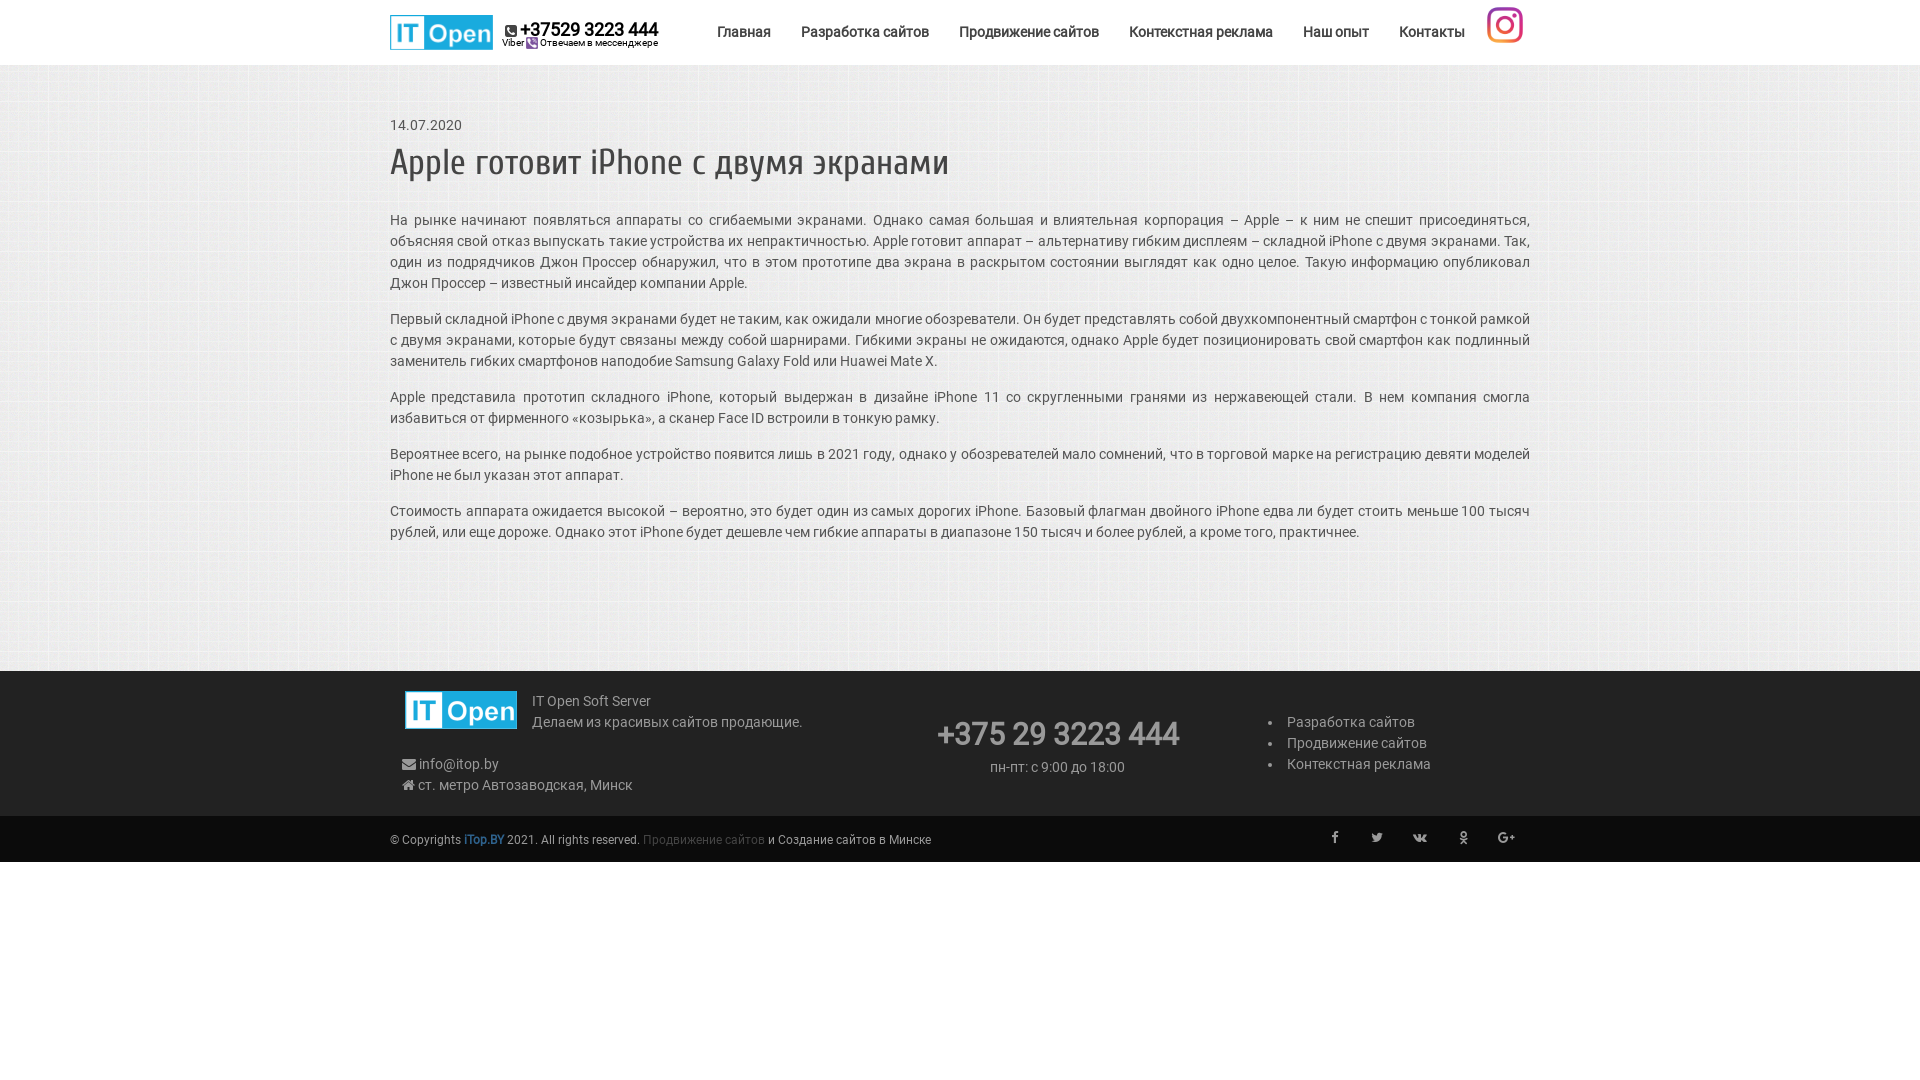 The height and width of the screenshot is (1080, 1920). Describe the element at coordinates (1055, 740) in the screenshot. I see `'+375 29 3223 444'` at that location.